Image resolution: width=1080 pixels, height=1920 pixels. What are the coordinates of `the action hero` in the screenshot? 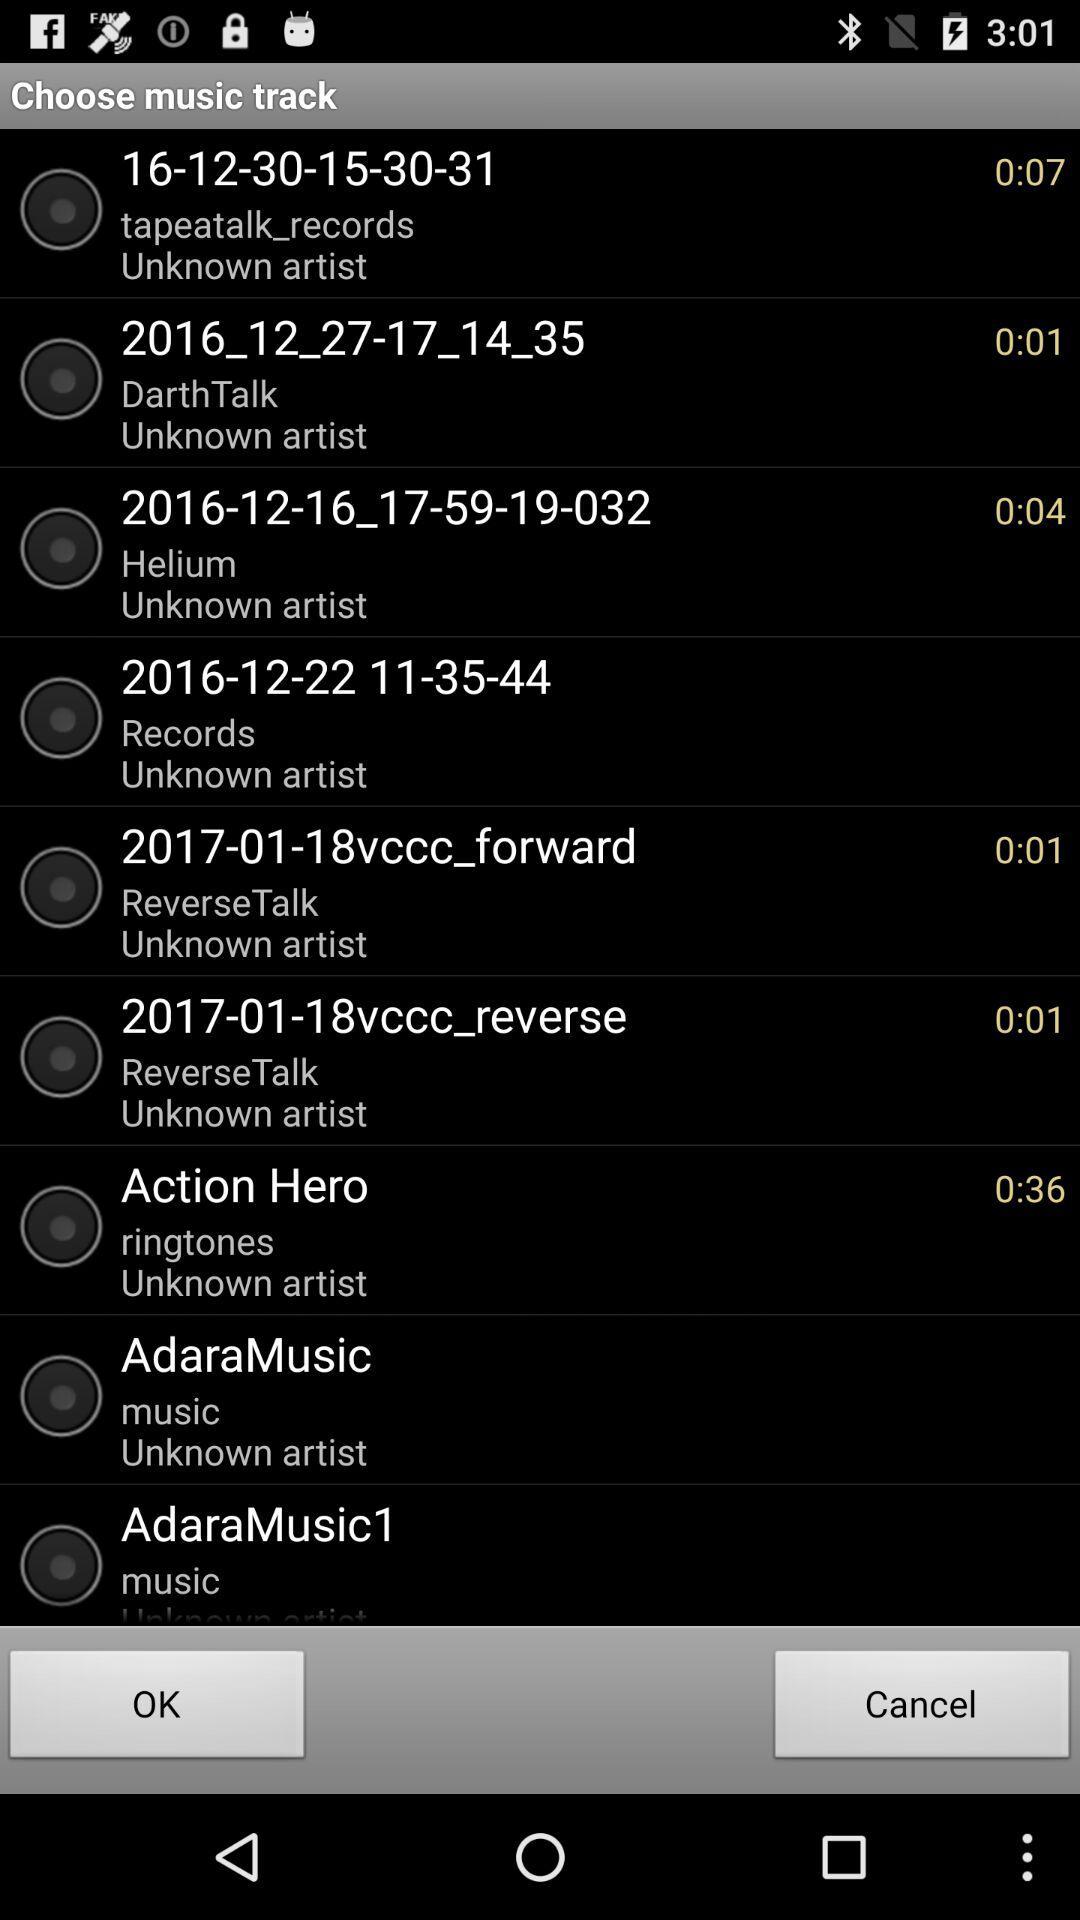 It's located at (547, 1183).